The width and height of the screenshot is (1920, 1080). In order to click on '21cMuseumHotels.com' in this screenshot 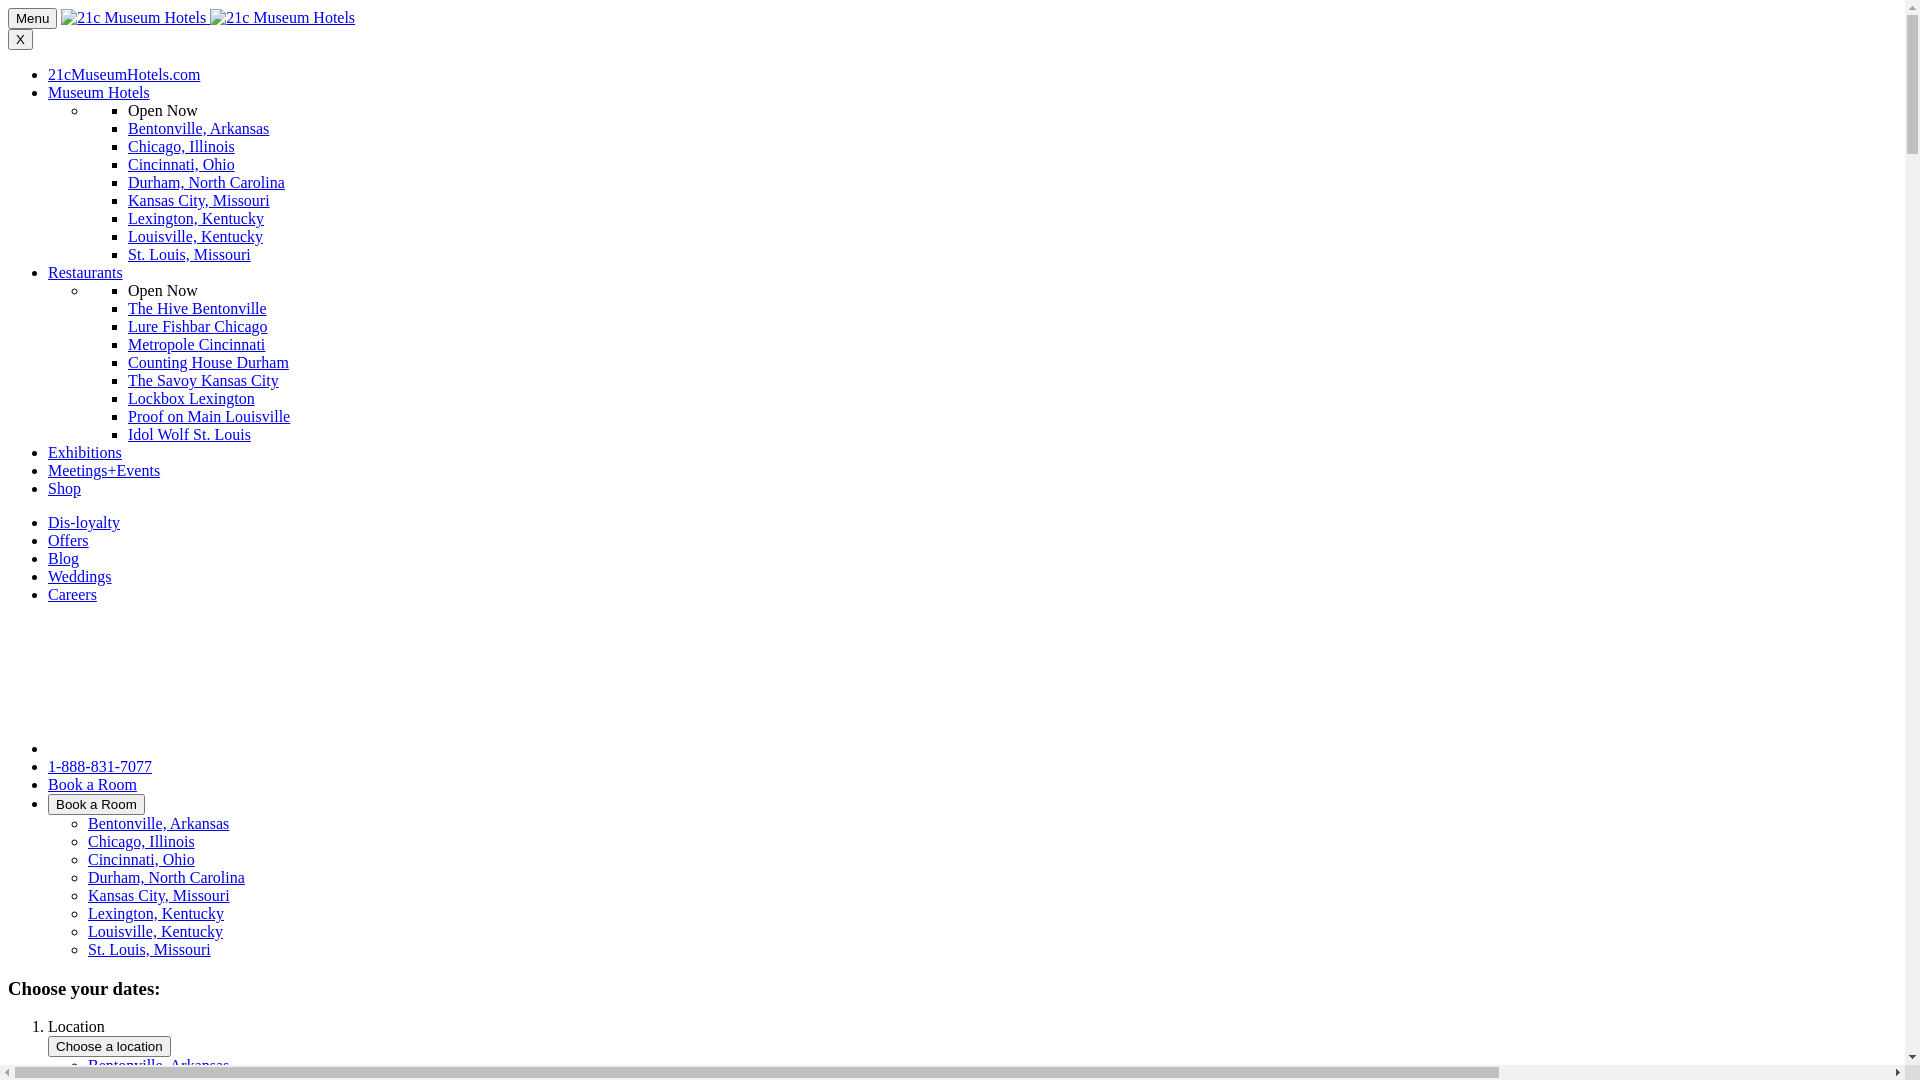, I will do `click(123, 73)`.